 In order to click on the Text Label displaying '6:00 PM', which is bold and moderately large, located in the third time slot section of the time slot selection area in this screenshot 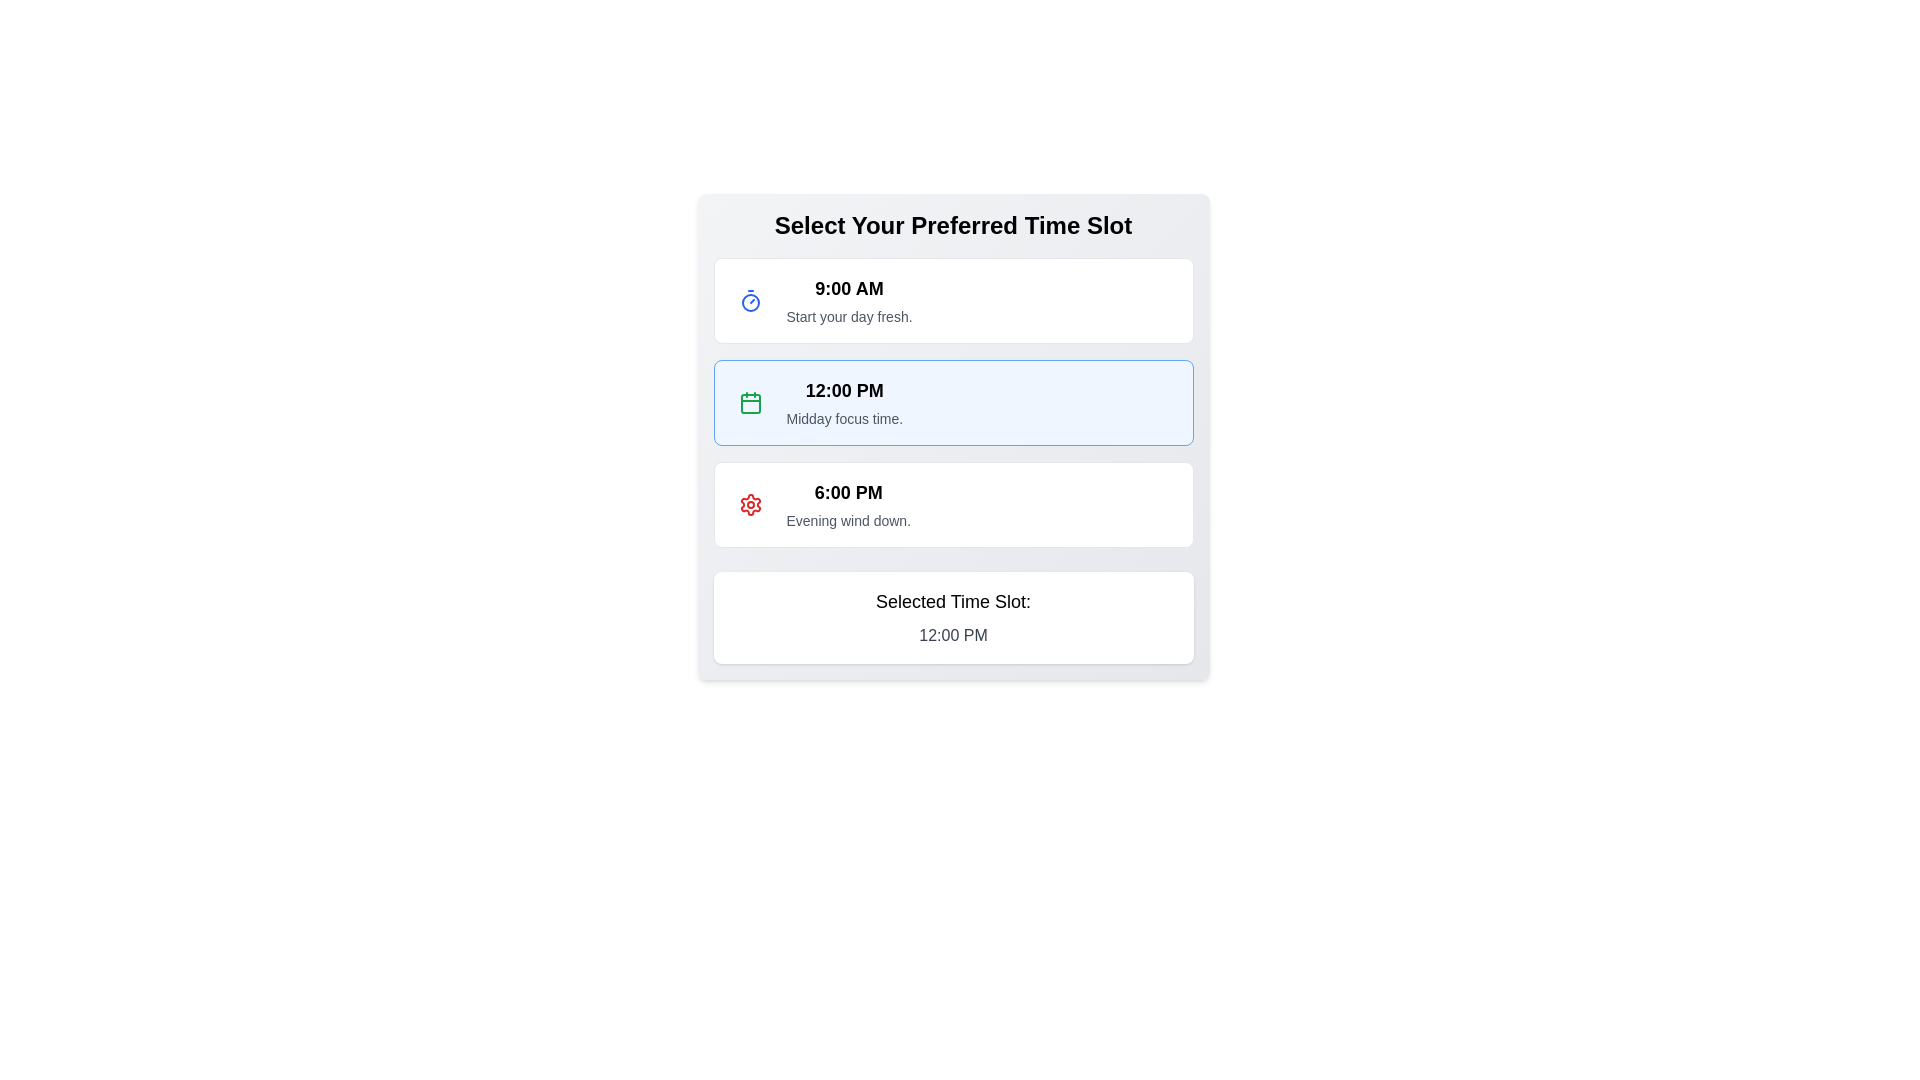, I will do `click(848, 493)`.